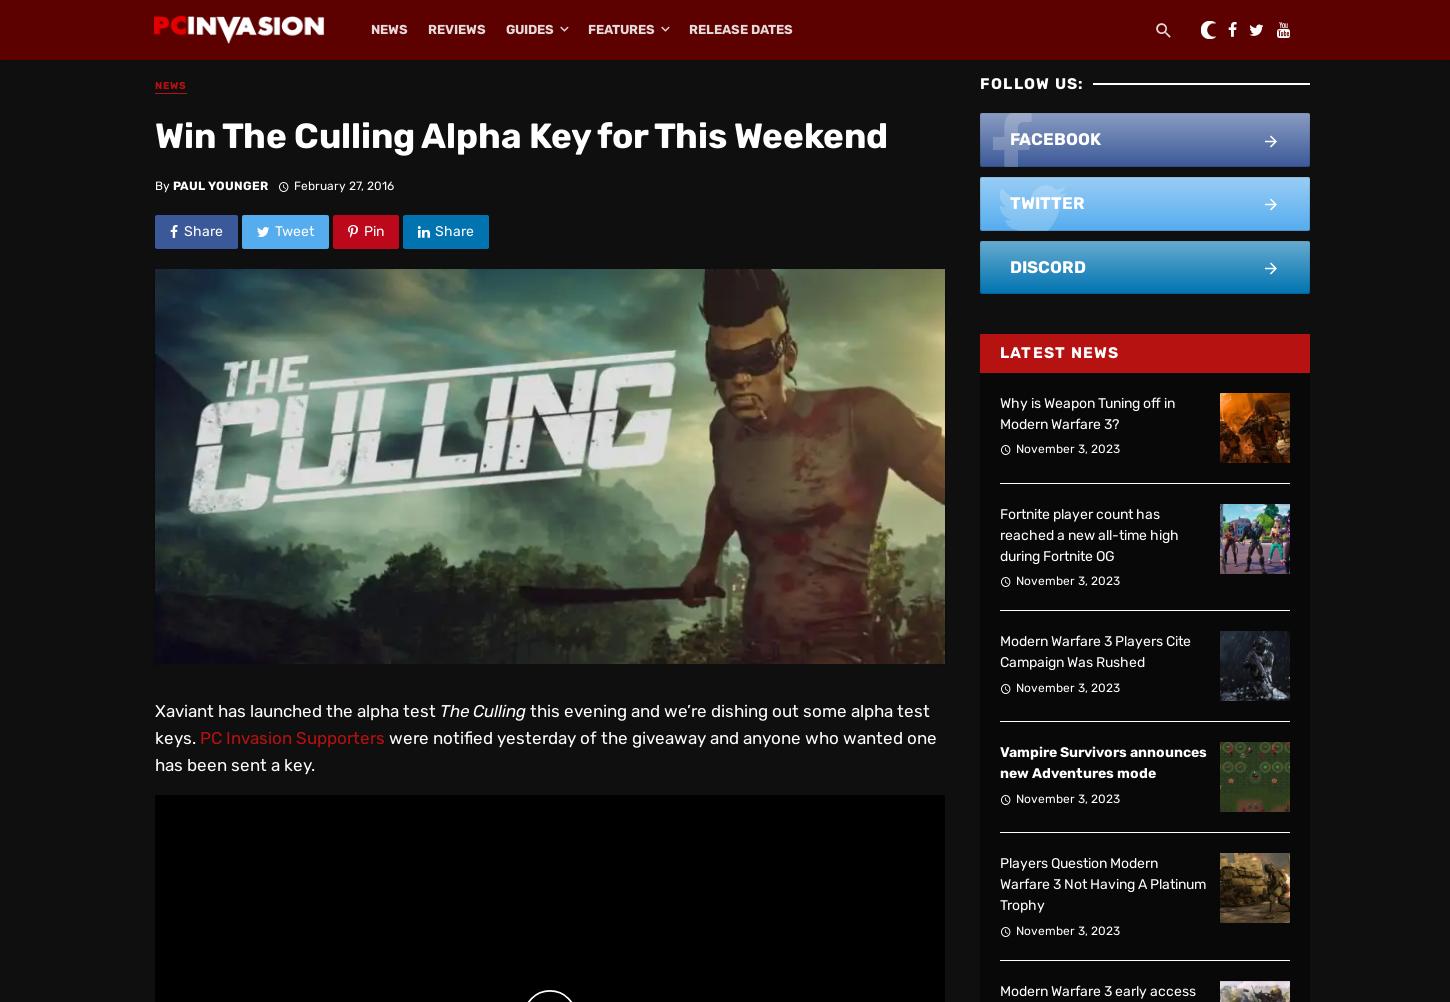 The height and width of the screenshot is (1002, 1450). I want to click on 'Latest News', so click(1059, 353).